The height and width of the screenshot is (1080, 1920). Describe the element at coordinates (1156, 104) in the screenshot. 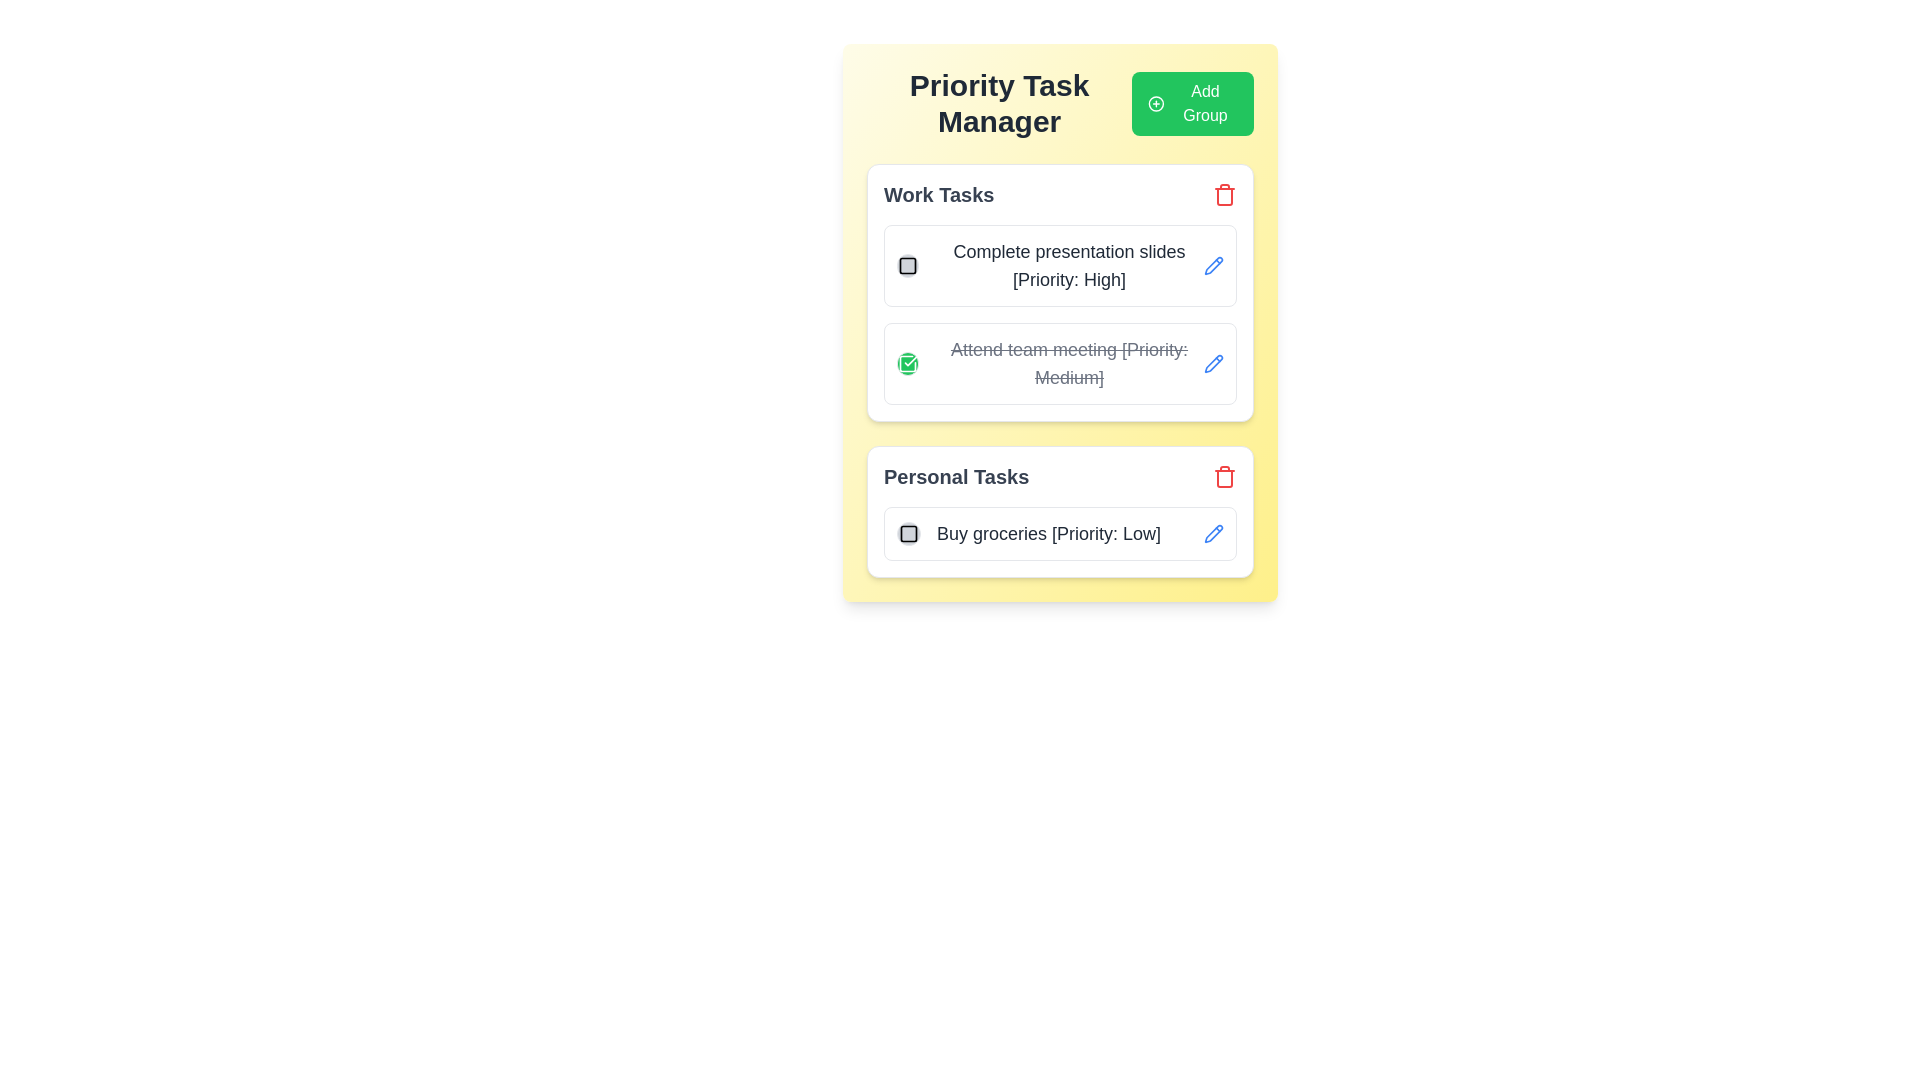

I see `the circular icon with a plus symbol in the center, which has a green outline and is part of the 'Add Group' button in the 'Priority Task Manager' panel` at that location.